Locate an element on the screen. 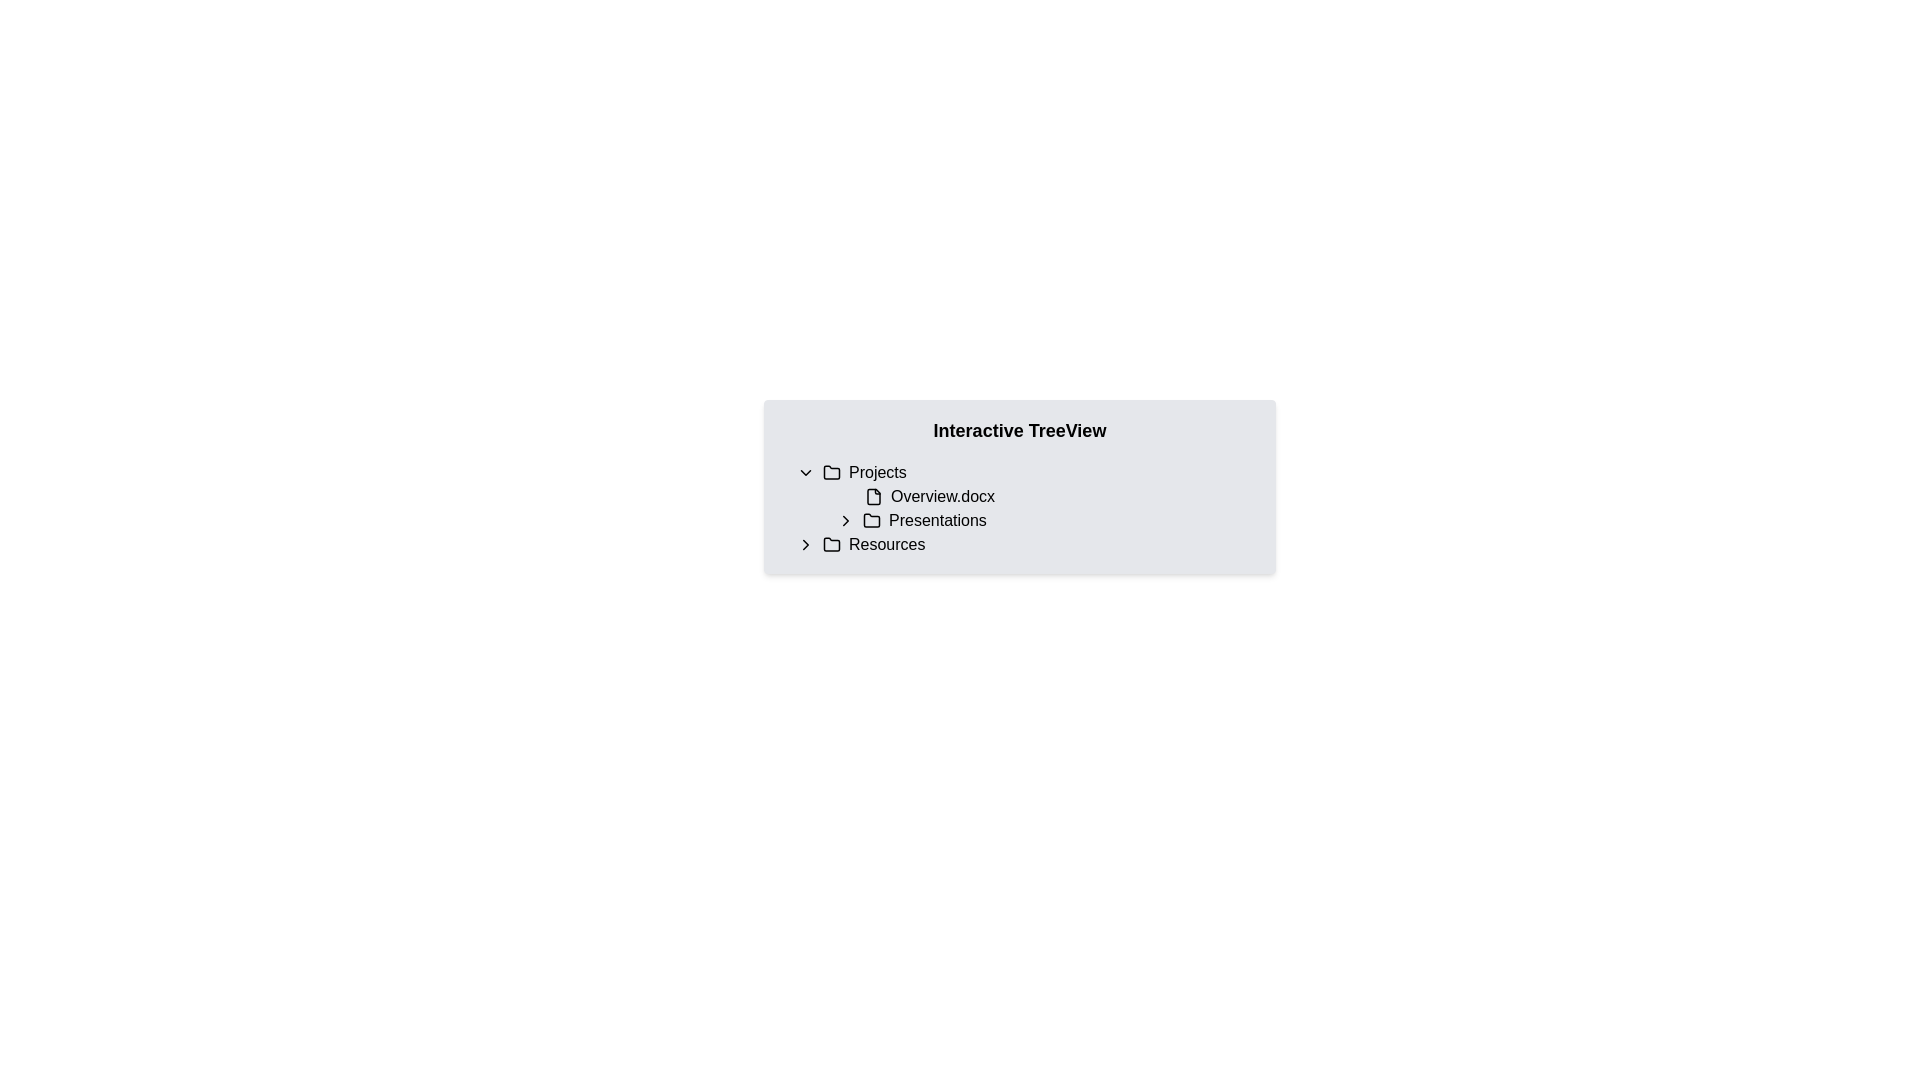  the file attachment icon associated with 'Overview.docx' in the tree view under the 'Projects' folder is located at coordinates (873, 496).